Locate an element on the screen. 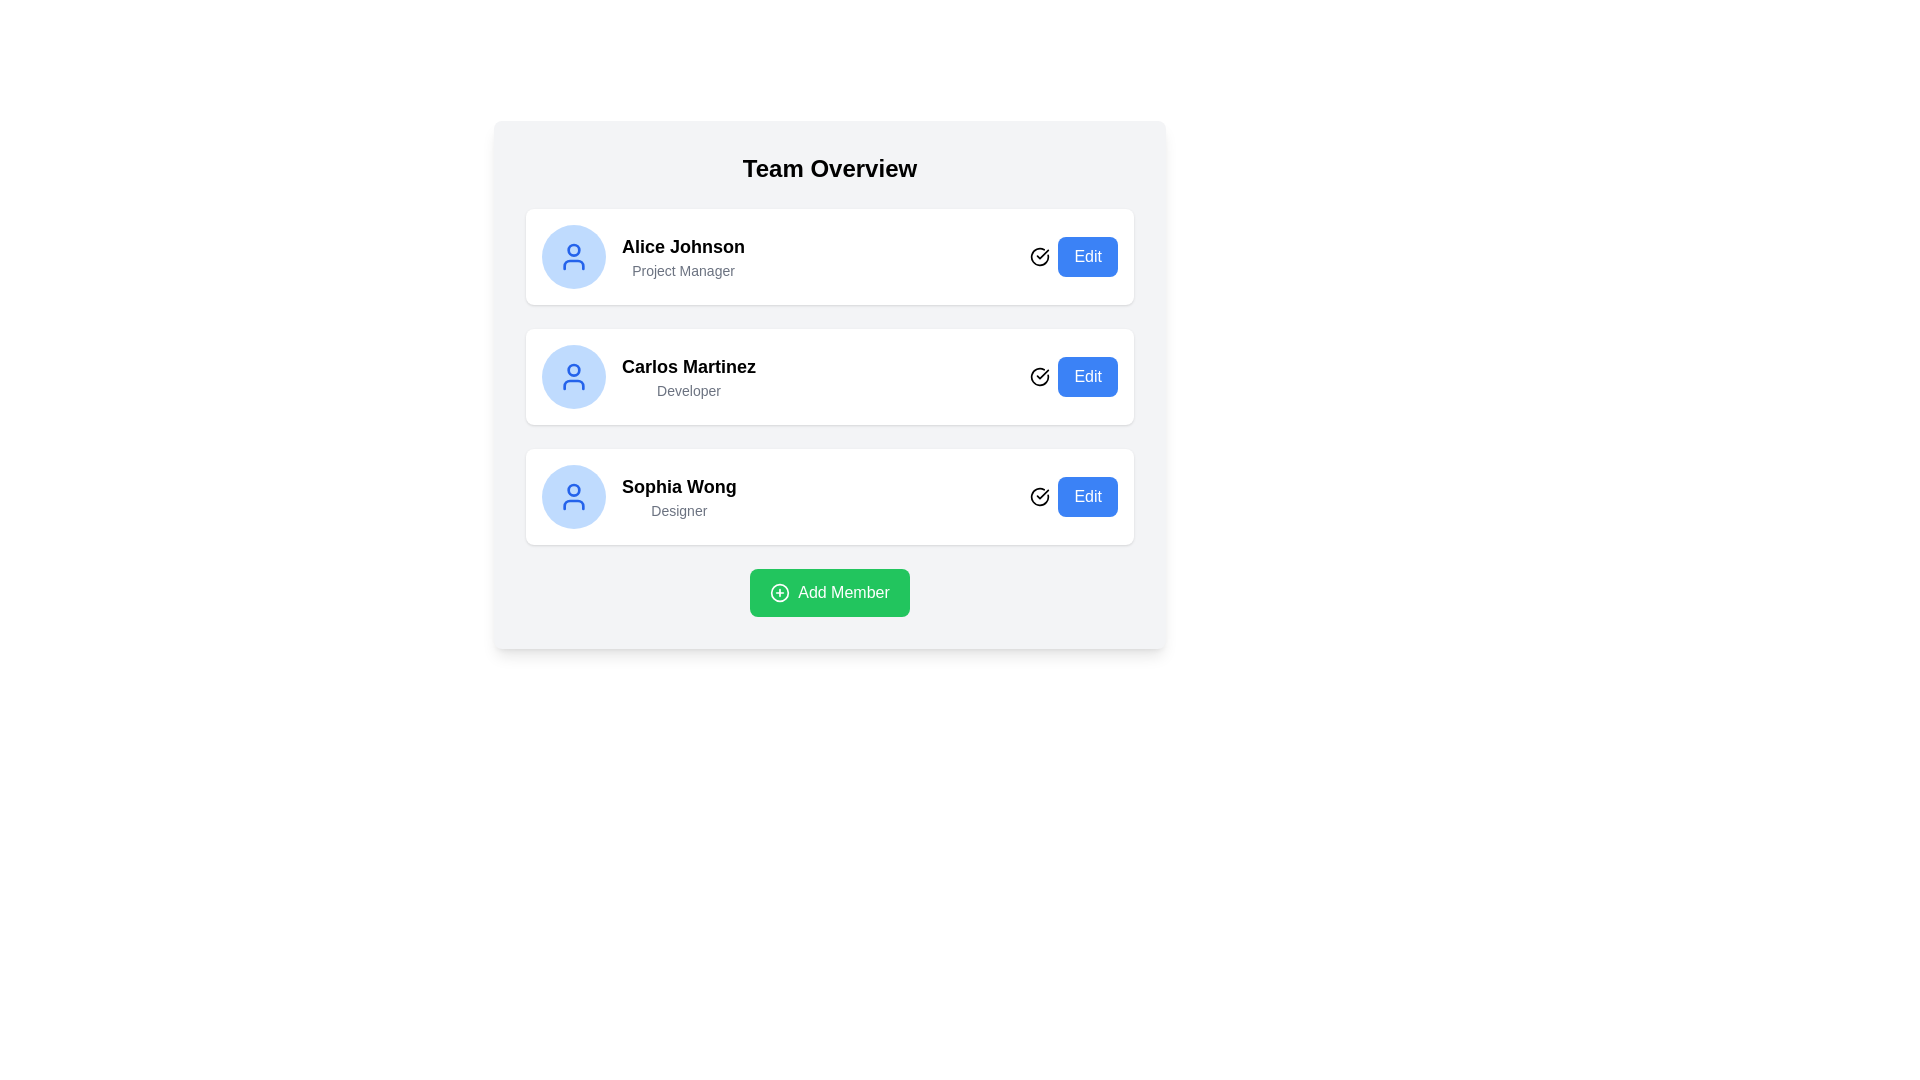 The height and width of the screenshot is (1080, 1920). the detailed list item component representing the profile information for 'Sophia Wong', which is the third item in the user profiles list is located at coordinates (830, 496).